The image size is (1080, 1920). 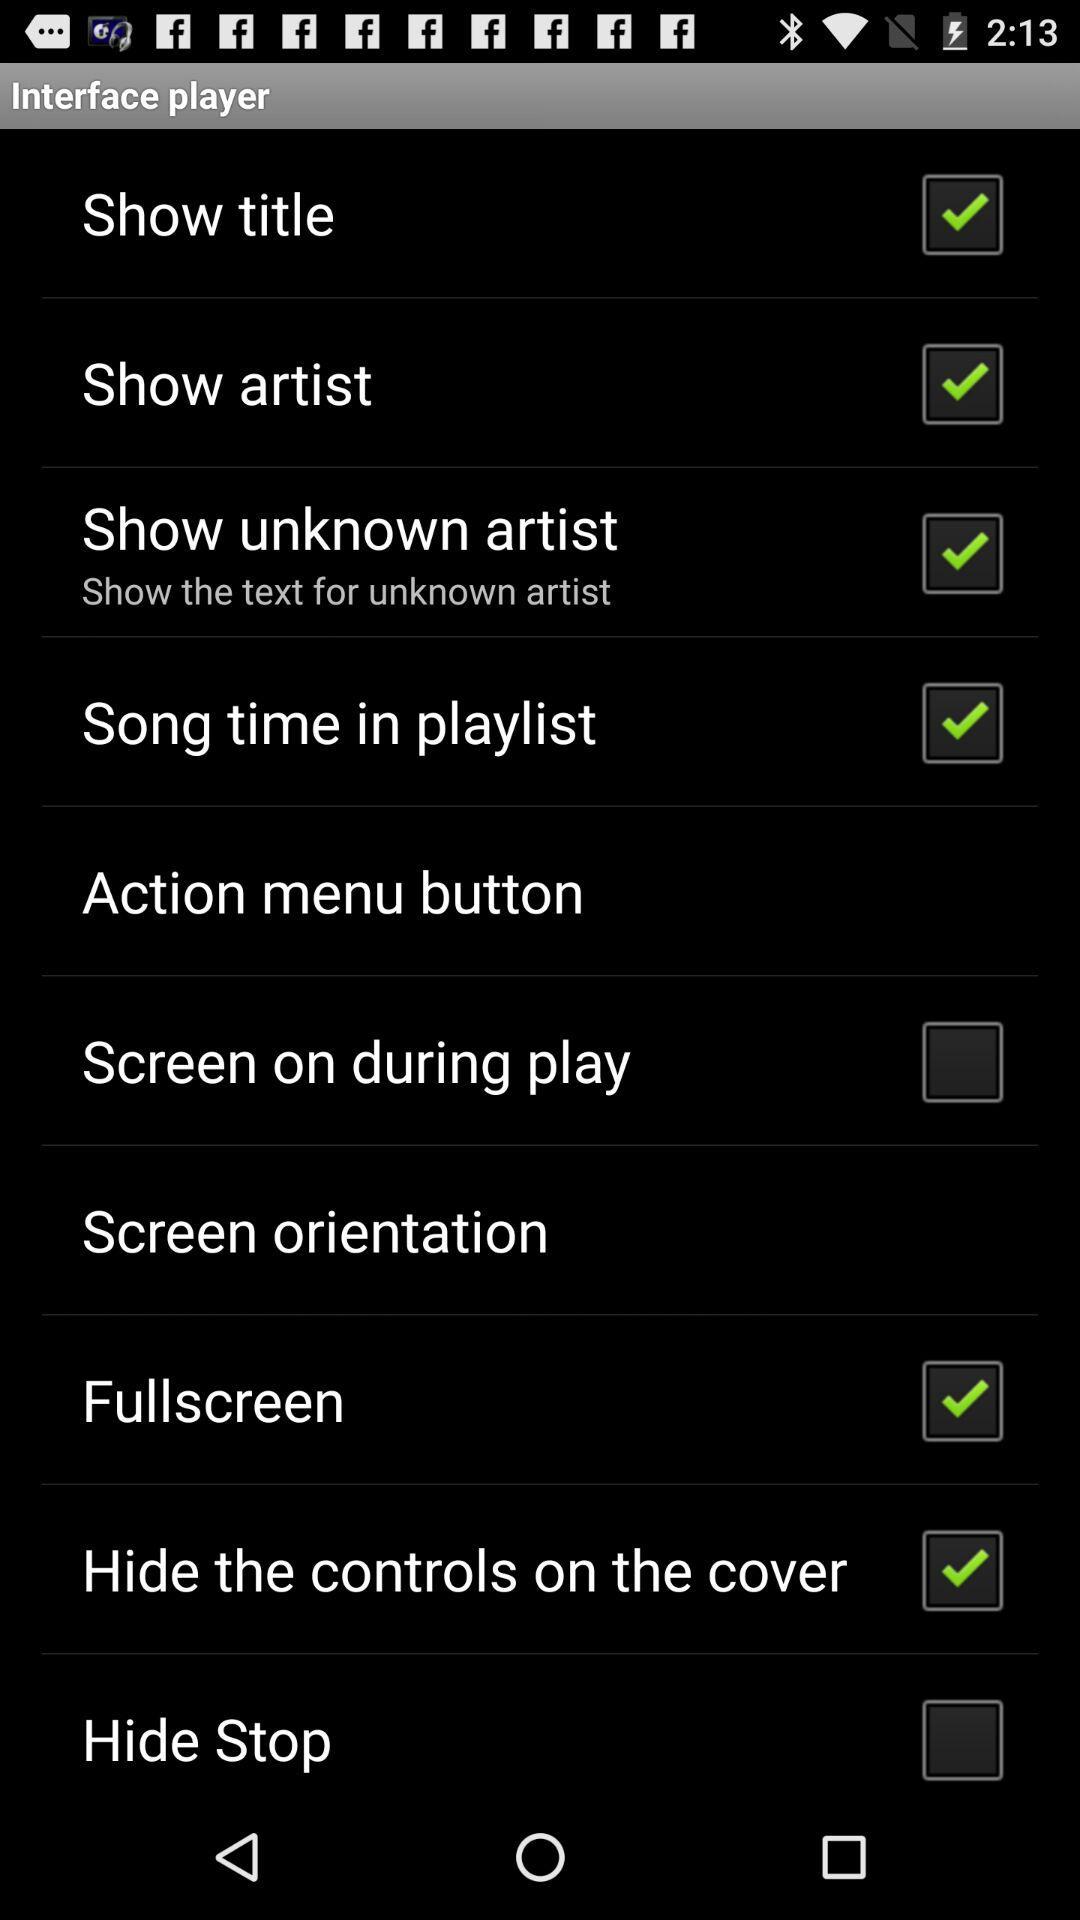 What do you see at coordinates (331, 889) in the screenshot?
I see `the icon above screen on during app` at bounding box center [331, 889].